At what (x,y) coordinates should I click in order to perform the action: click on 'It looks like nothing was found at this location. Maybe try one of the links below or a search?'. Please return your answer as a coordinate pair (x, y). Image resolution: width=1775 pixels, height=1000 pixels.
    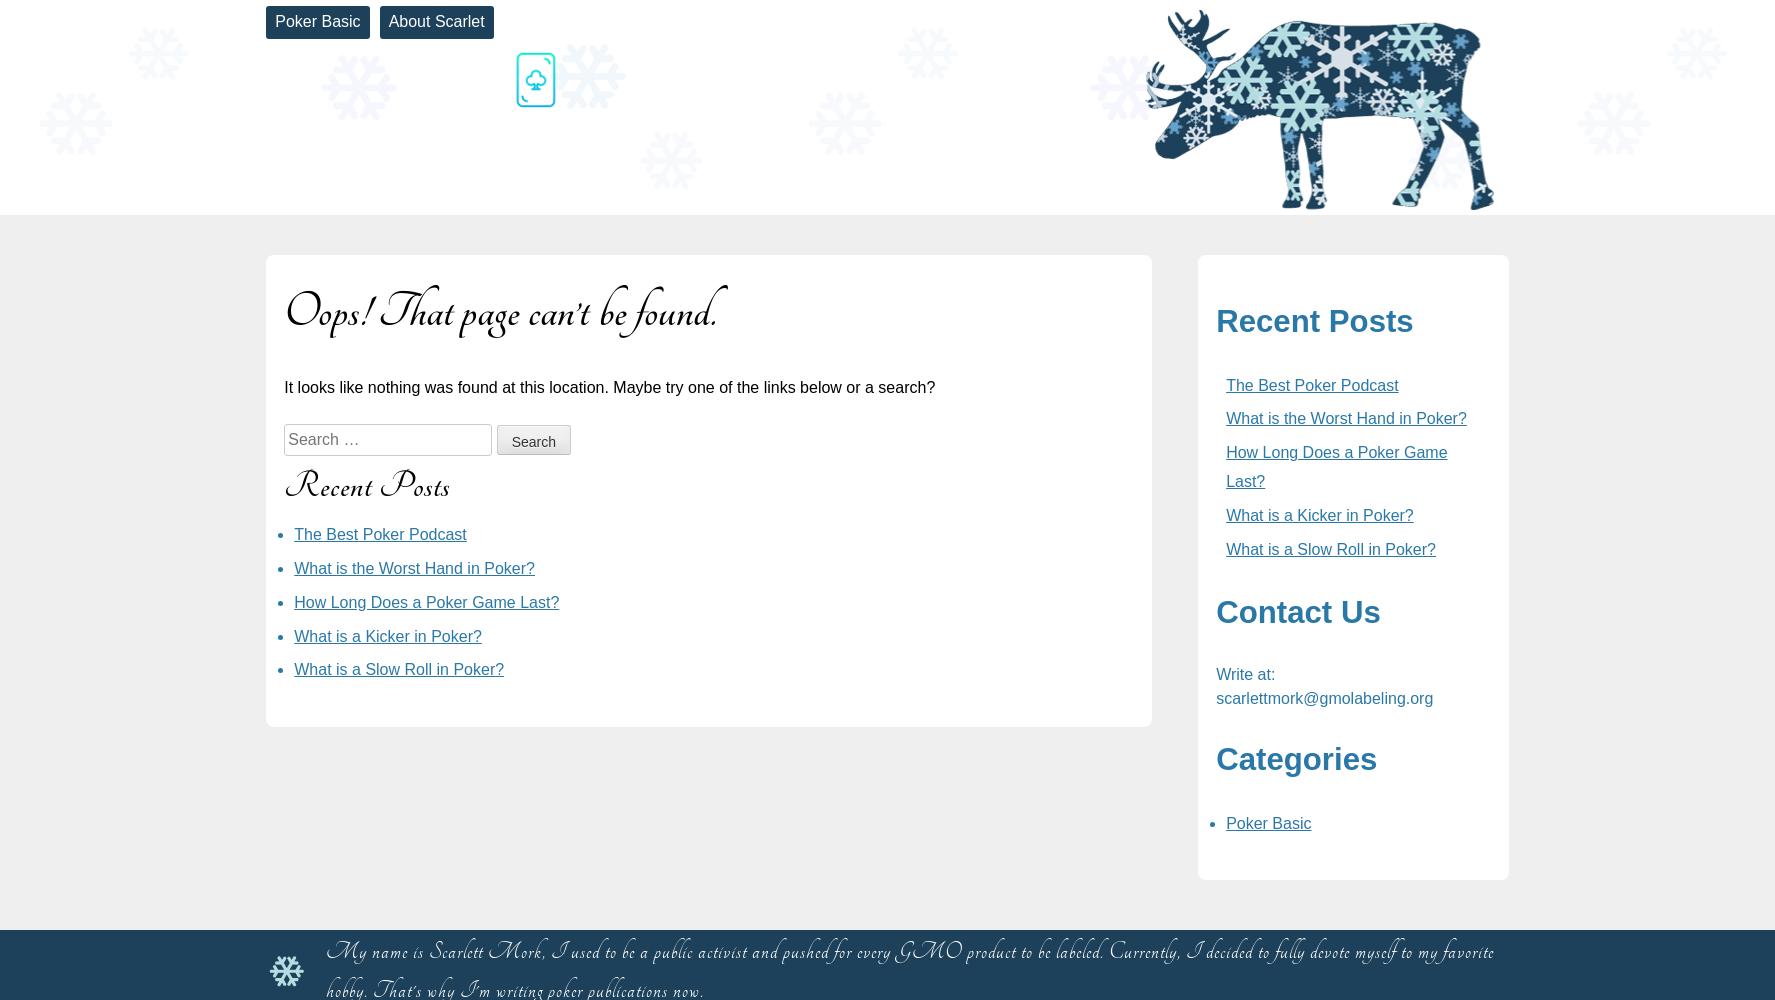
    Looking at the image, I should click on (609, 387).